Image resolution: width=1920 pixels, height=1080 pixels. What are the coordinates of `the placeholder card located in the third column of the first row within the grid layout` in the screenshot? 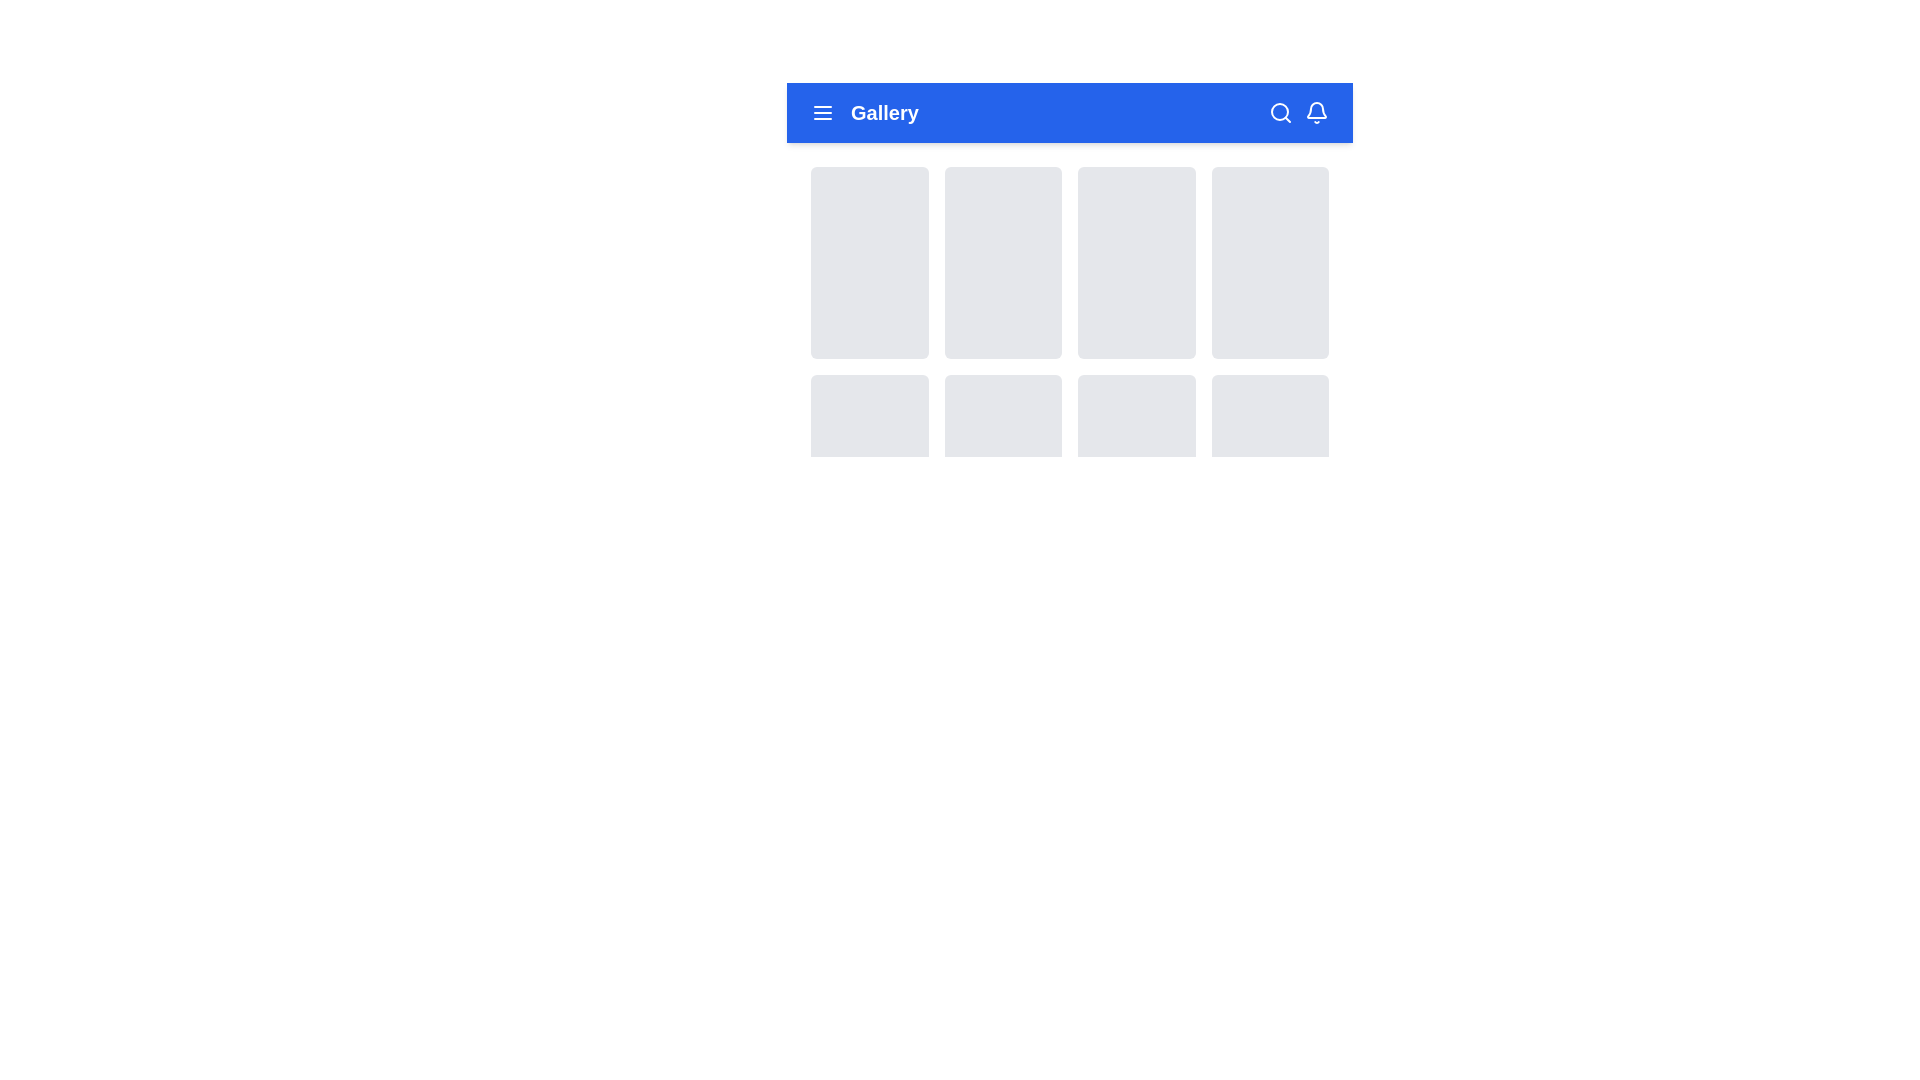 It's located at (1136, 261).